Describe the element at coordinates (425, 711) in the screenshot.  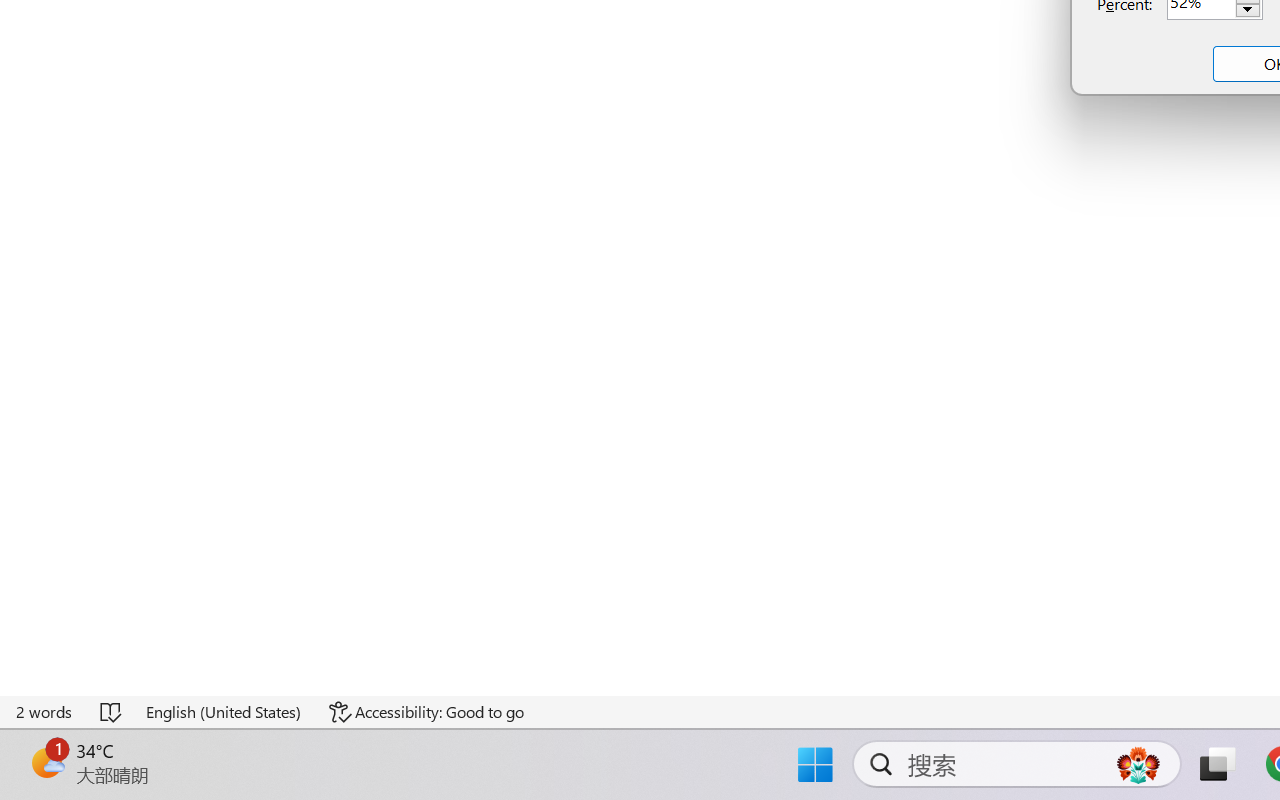
I see `'Accessibility Checker Accessibility: Good to go'` at that location.